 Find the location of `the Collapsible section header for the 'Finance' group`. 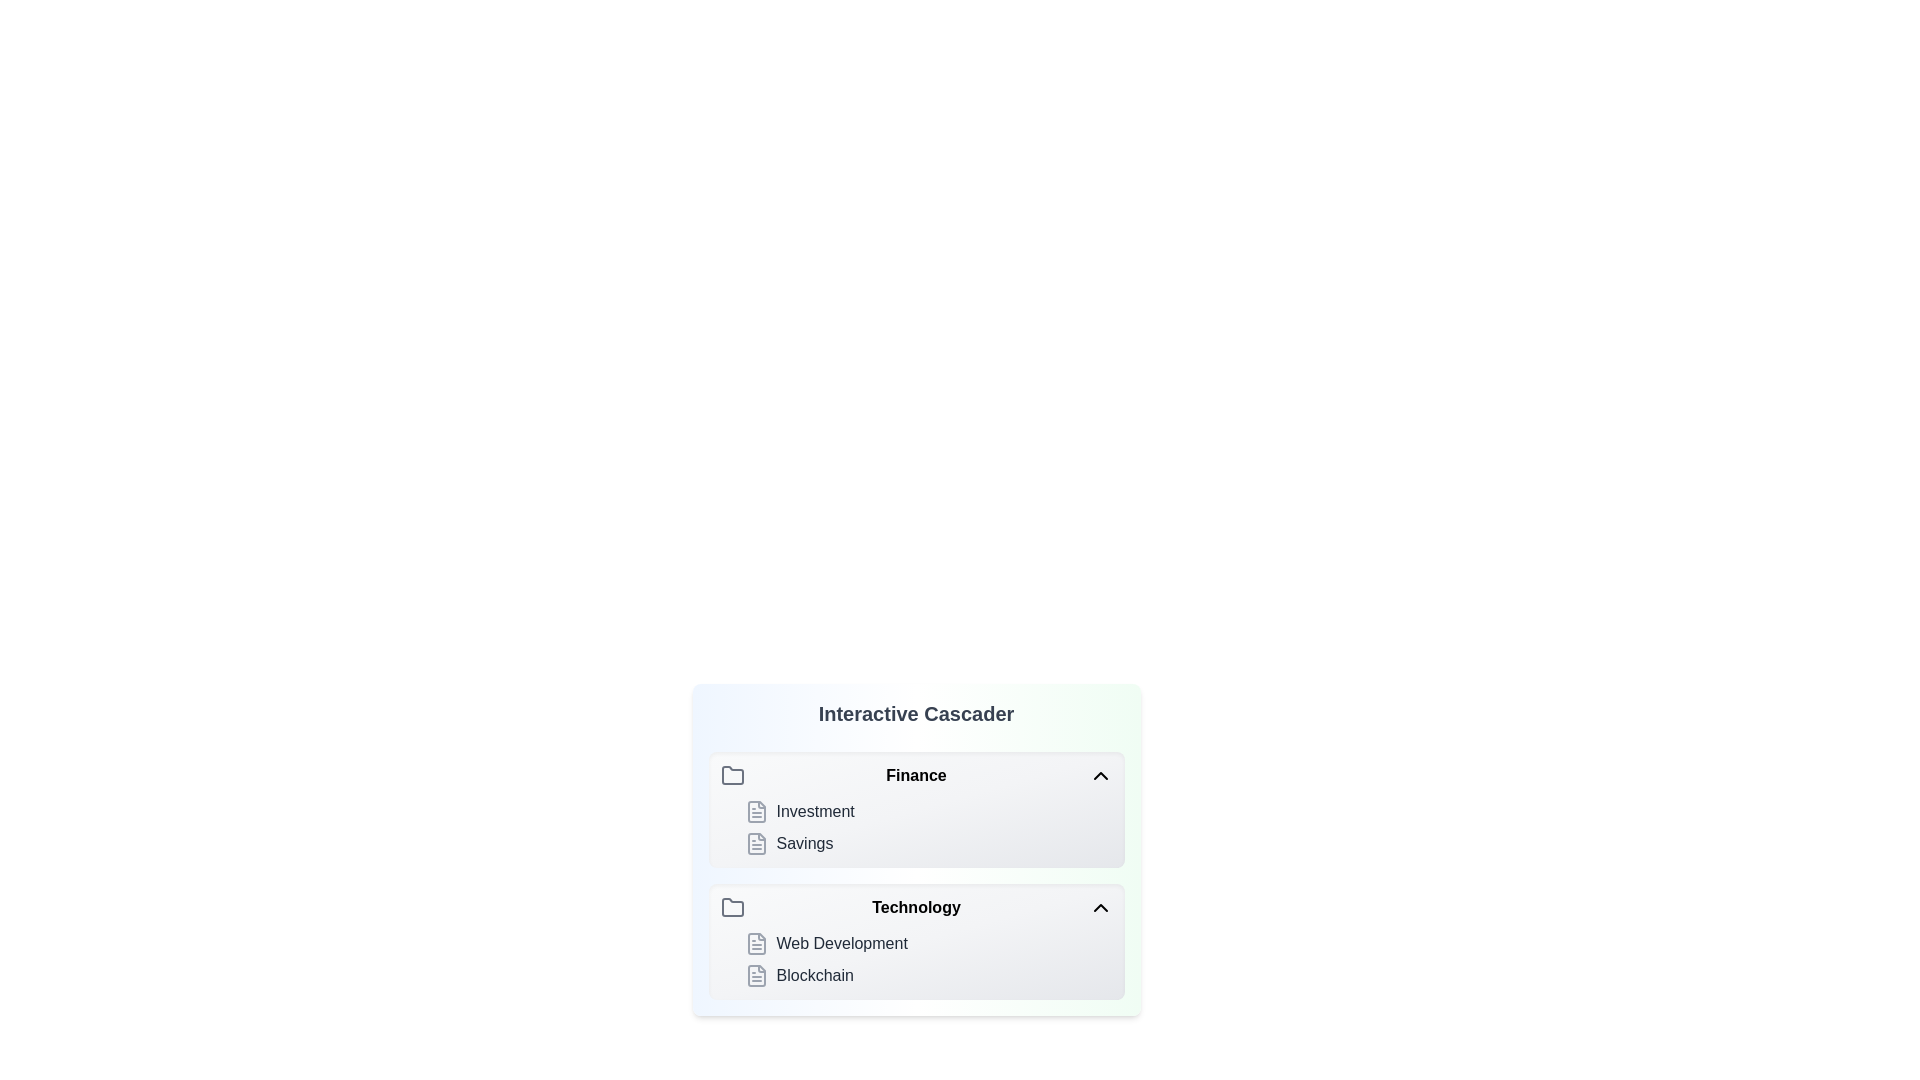

the Collapsible section header for the 'Finance' group is located at coordinates (915, 774).